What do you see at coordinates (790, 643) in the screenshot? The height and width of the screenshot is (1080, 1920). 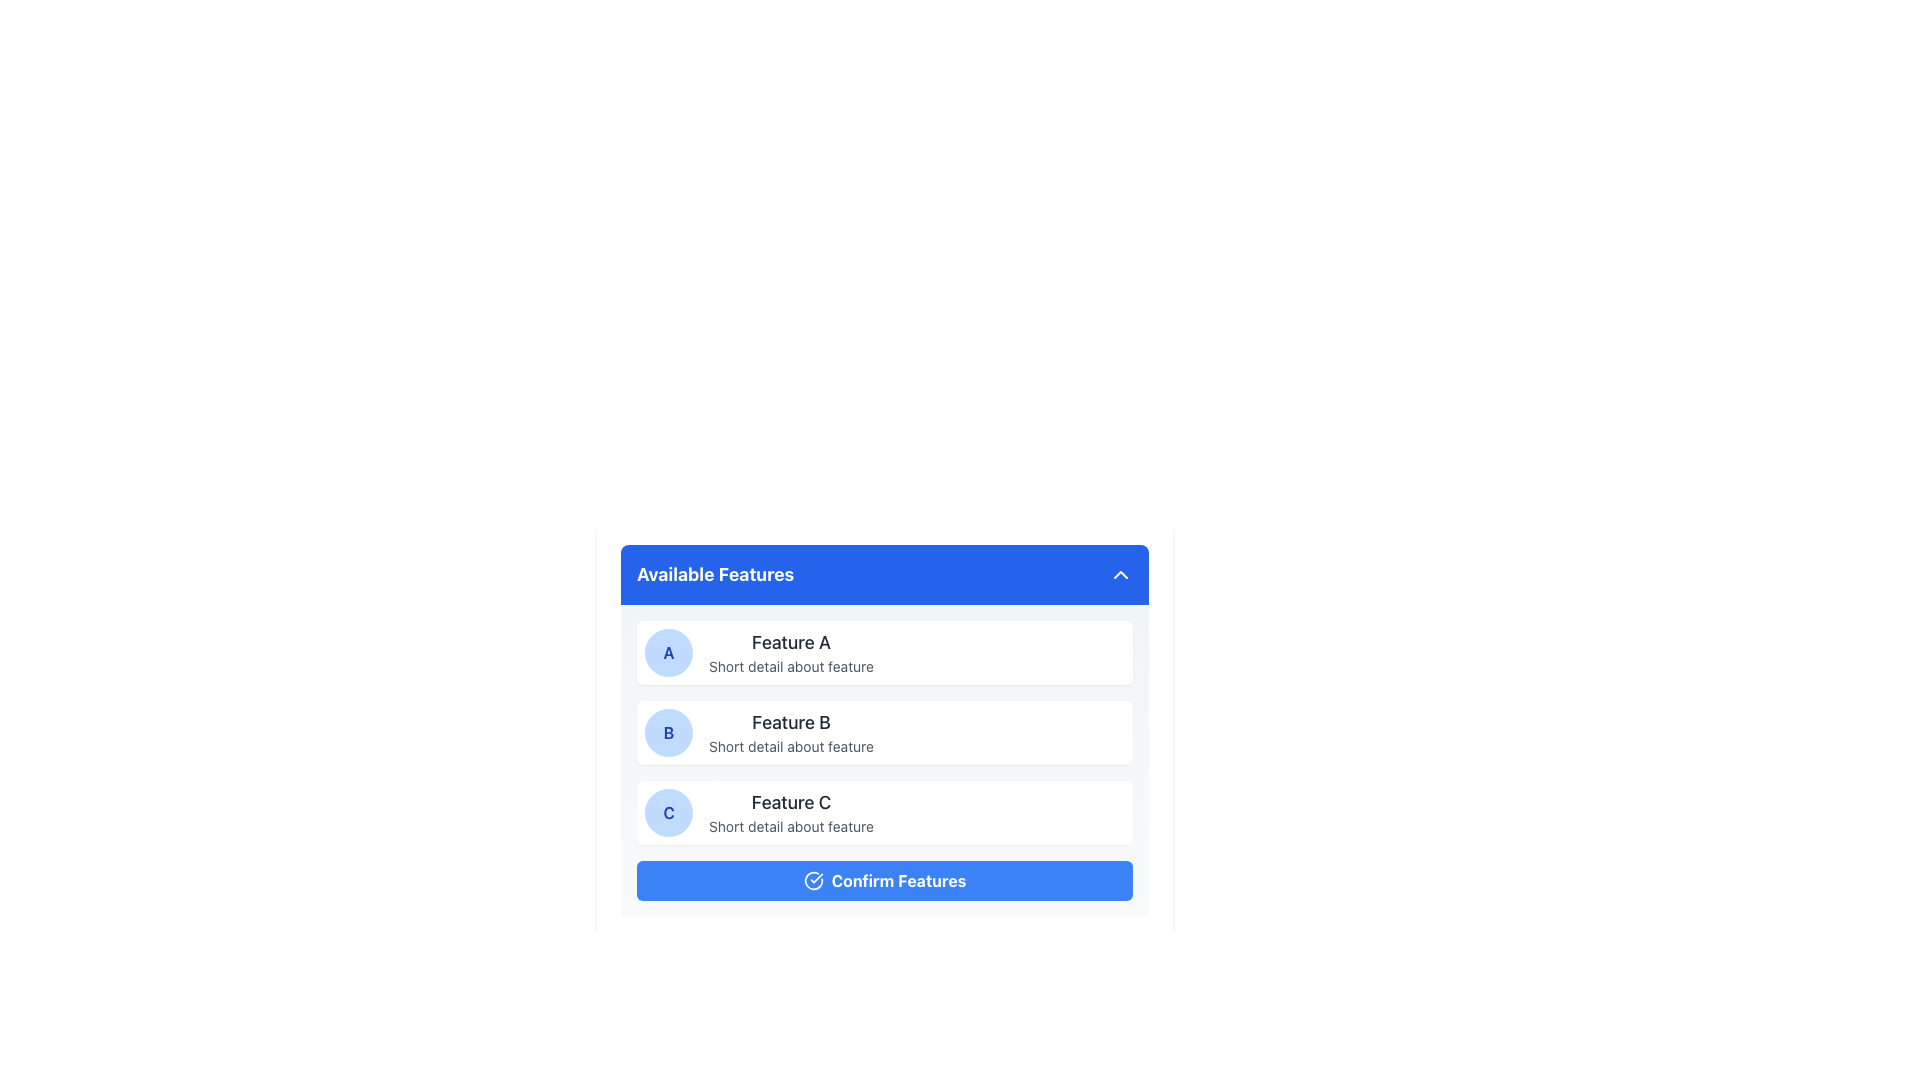 I see `the informational Text Label that identifies the feature name, positioned below the 'Available Features' header and at the top of the feature list` at bounding box center [790, 643].